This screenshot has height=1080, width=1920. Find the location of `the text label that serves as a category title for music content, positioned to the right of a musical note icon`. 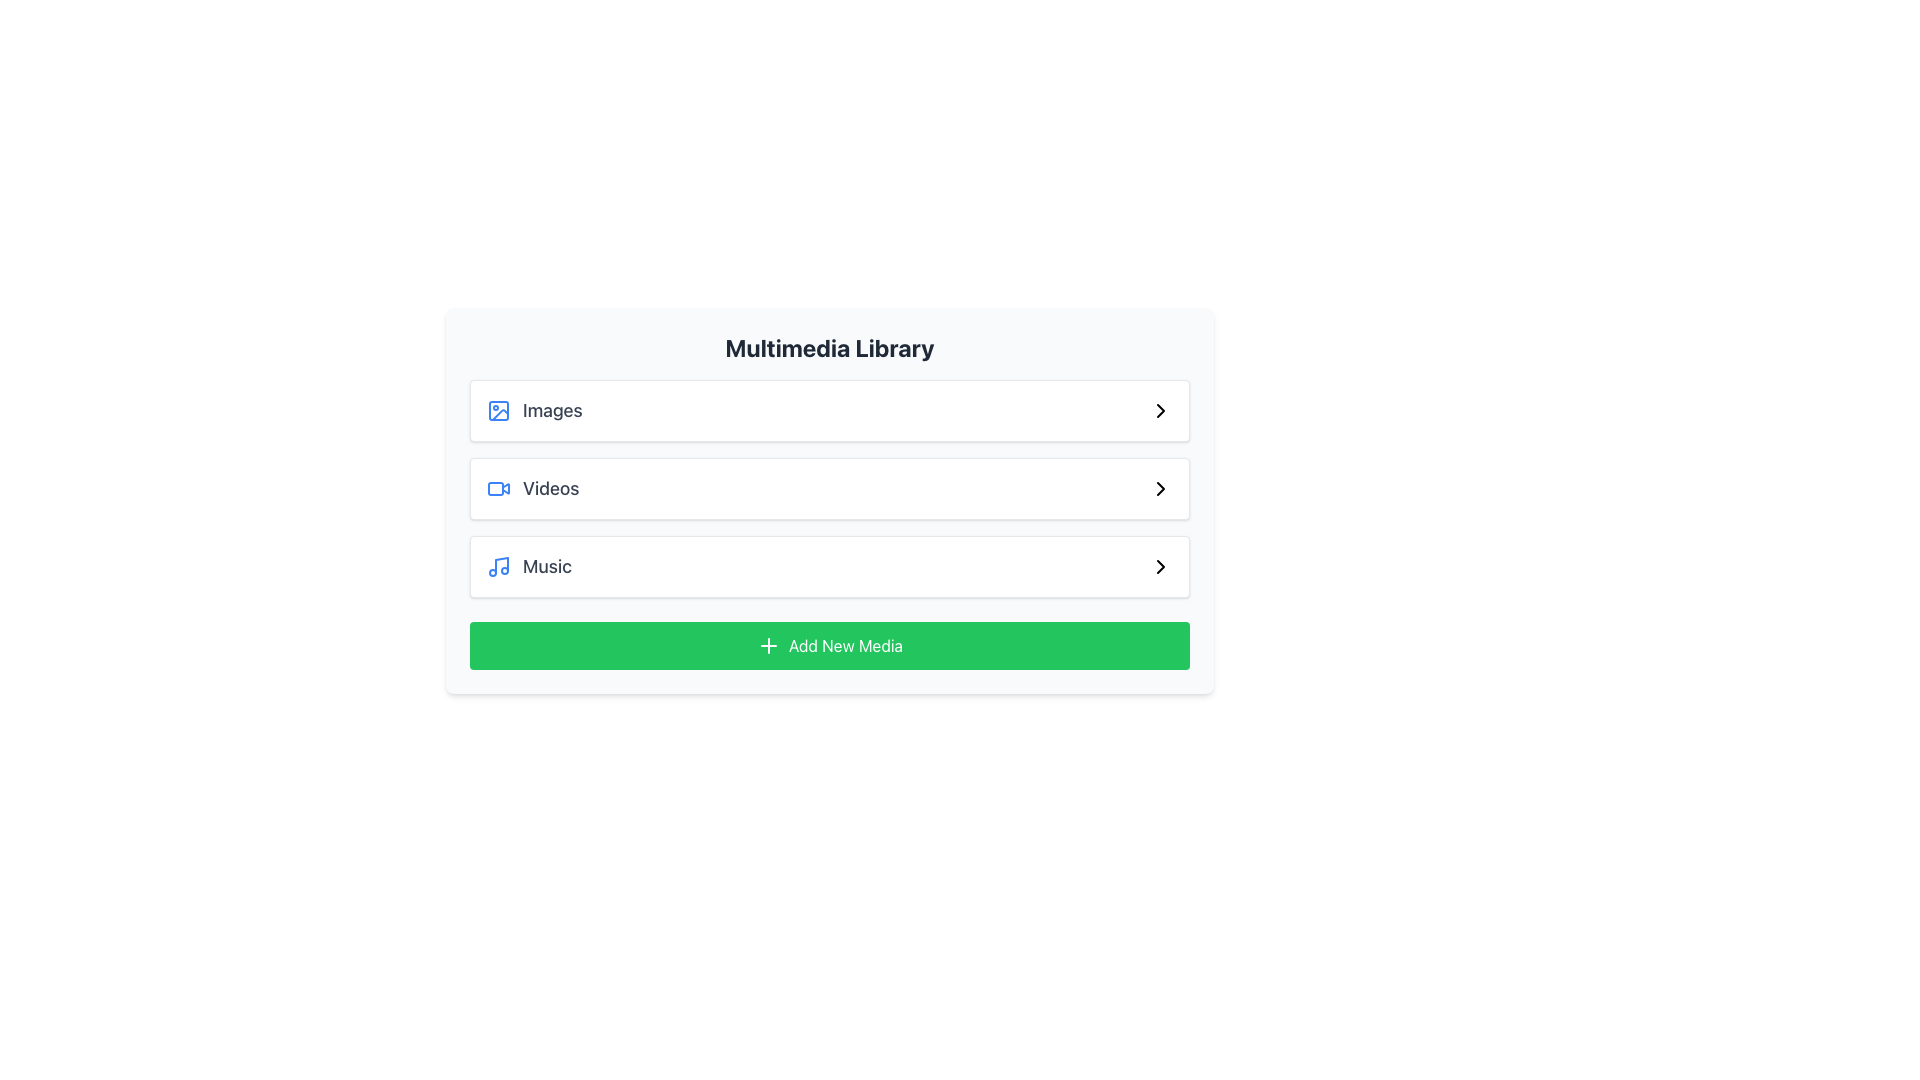

the text label that serves as a category title for music content, positioned to the right of a musical note icon is located at coordinates (547, 567).